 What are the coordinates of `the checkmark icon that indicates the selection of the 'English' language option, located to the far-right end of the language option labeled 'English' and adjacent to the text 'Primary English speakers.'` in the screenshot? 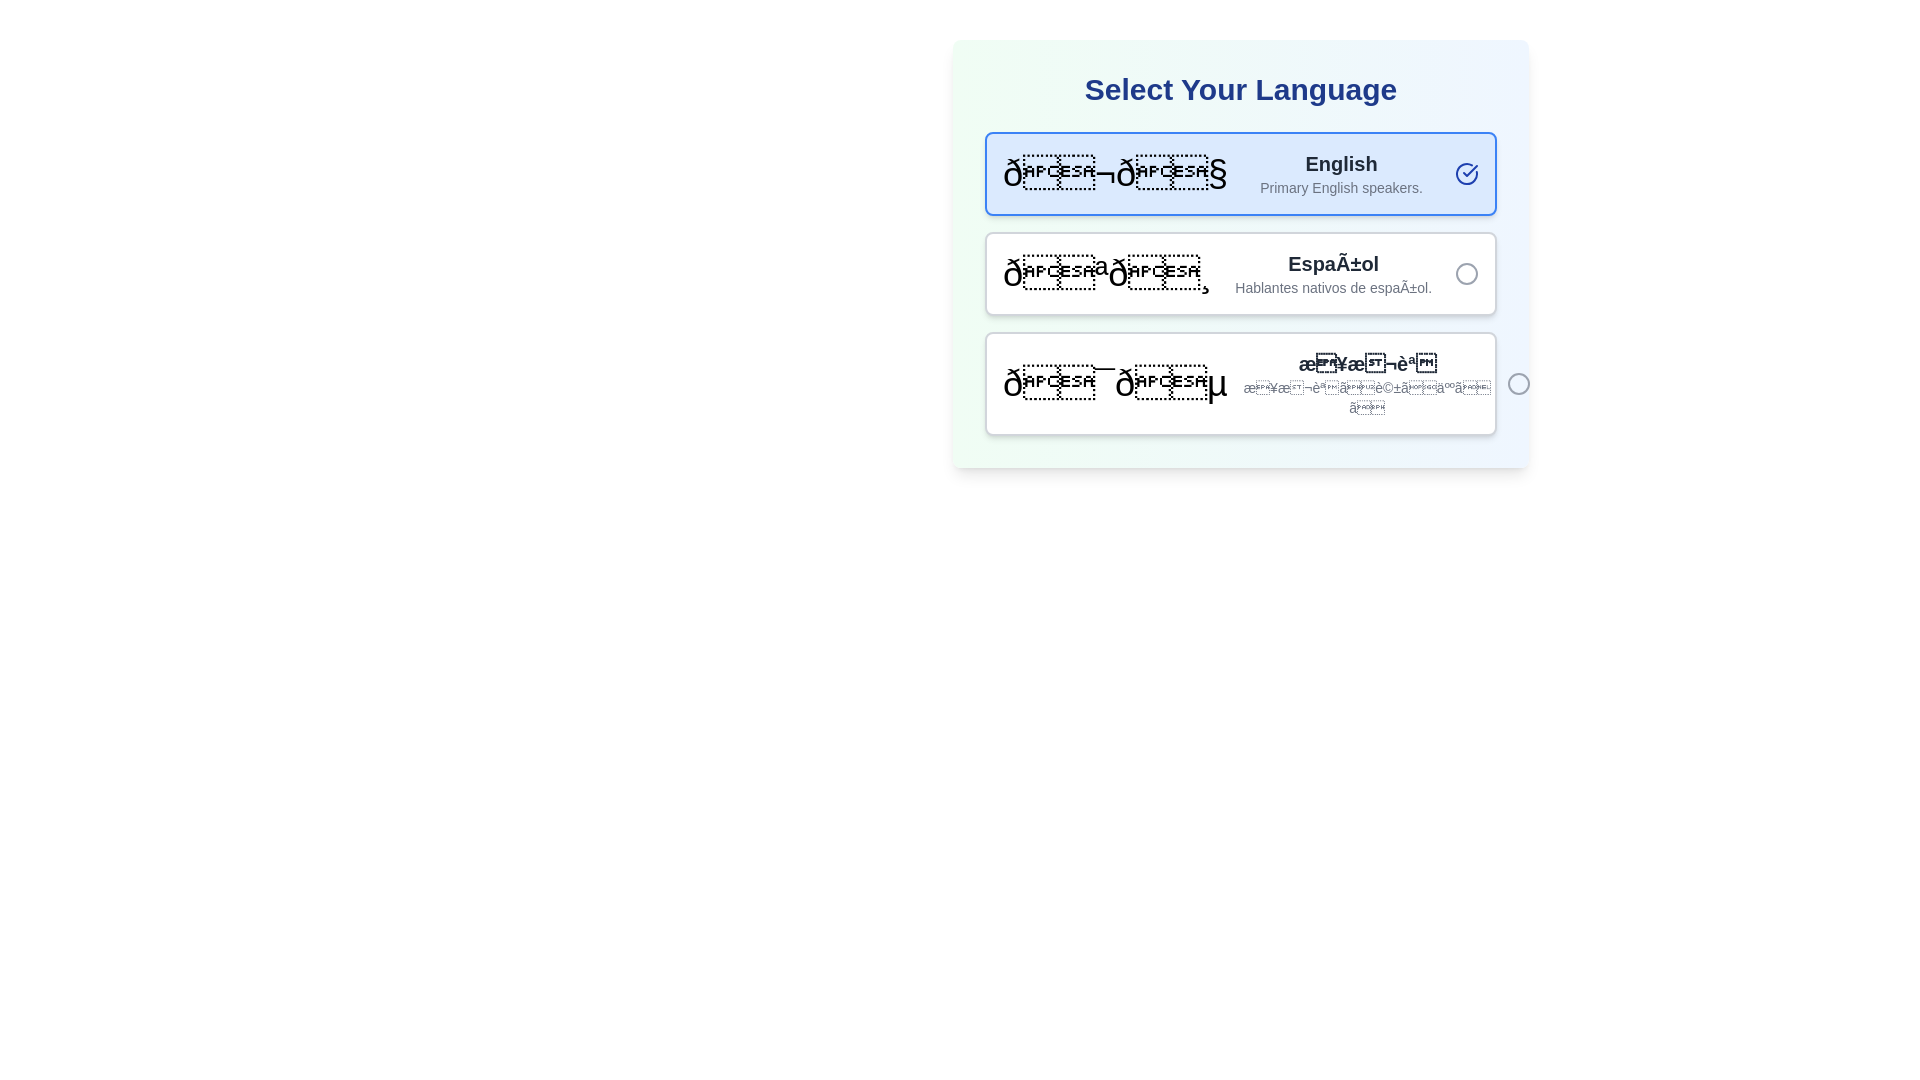 It's located at (1467, 172).